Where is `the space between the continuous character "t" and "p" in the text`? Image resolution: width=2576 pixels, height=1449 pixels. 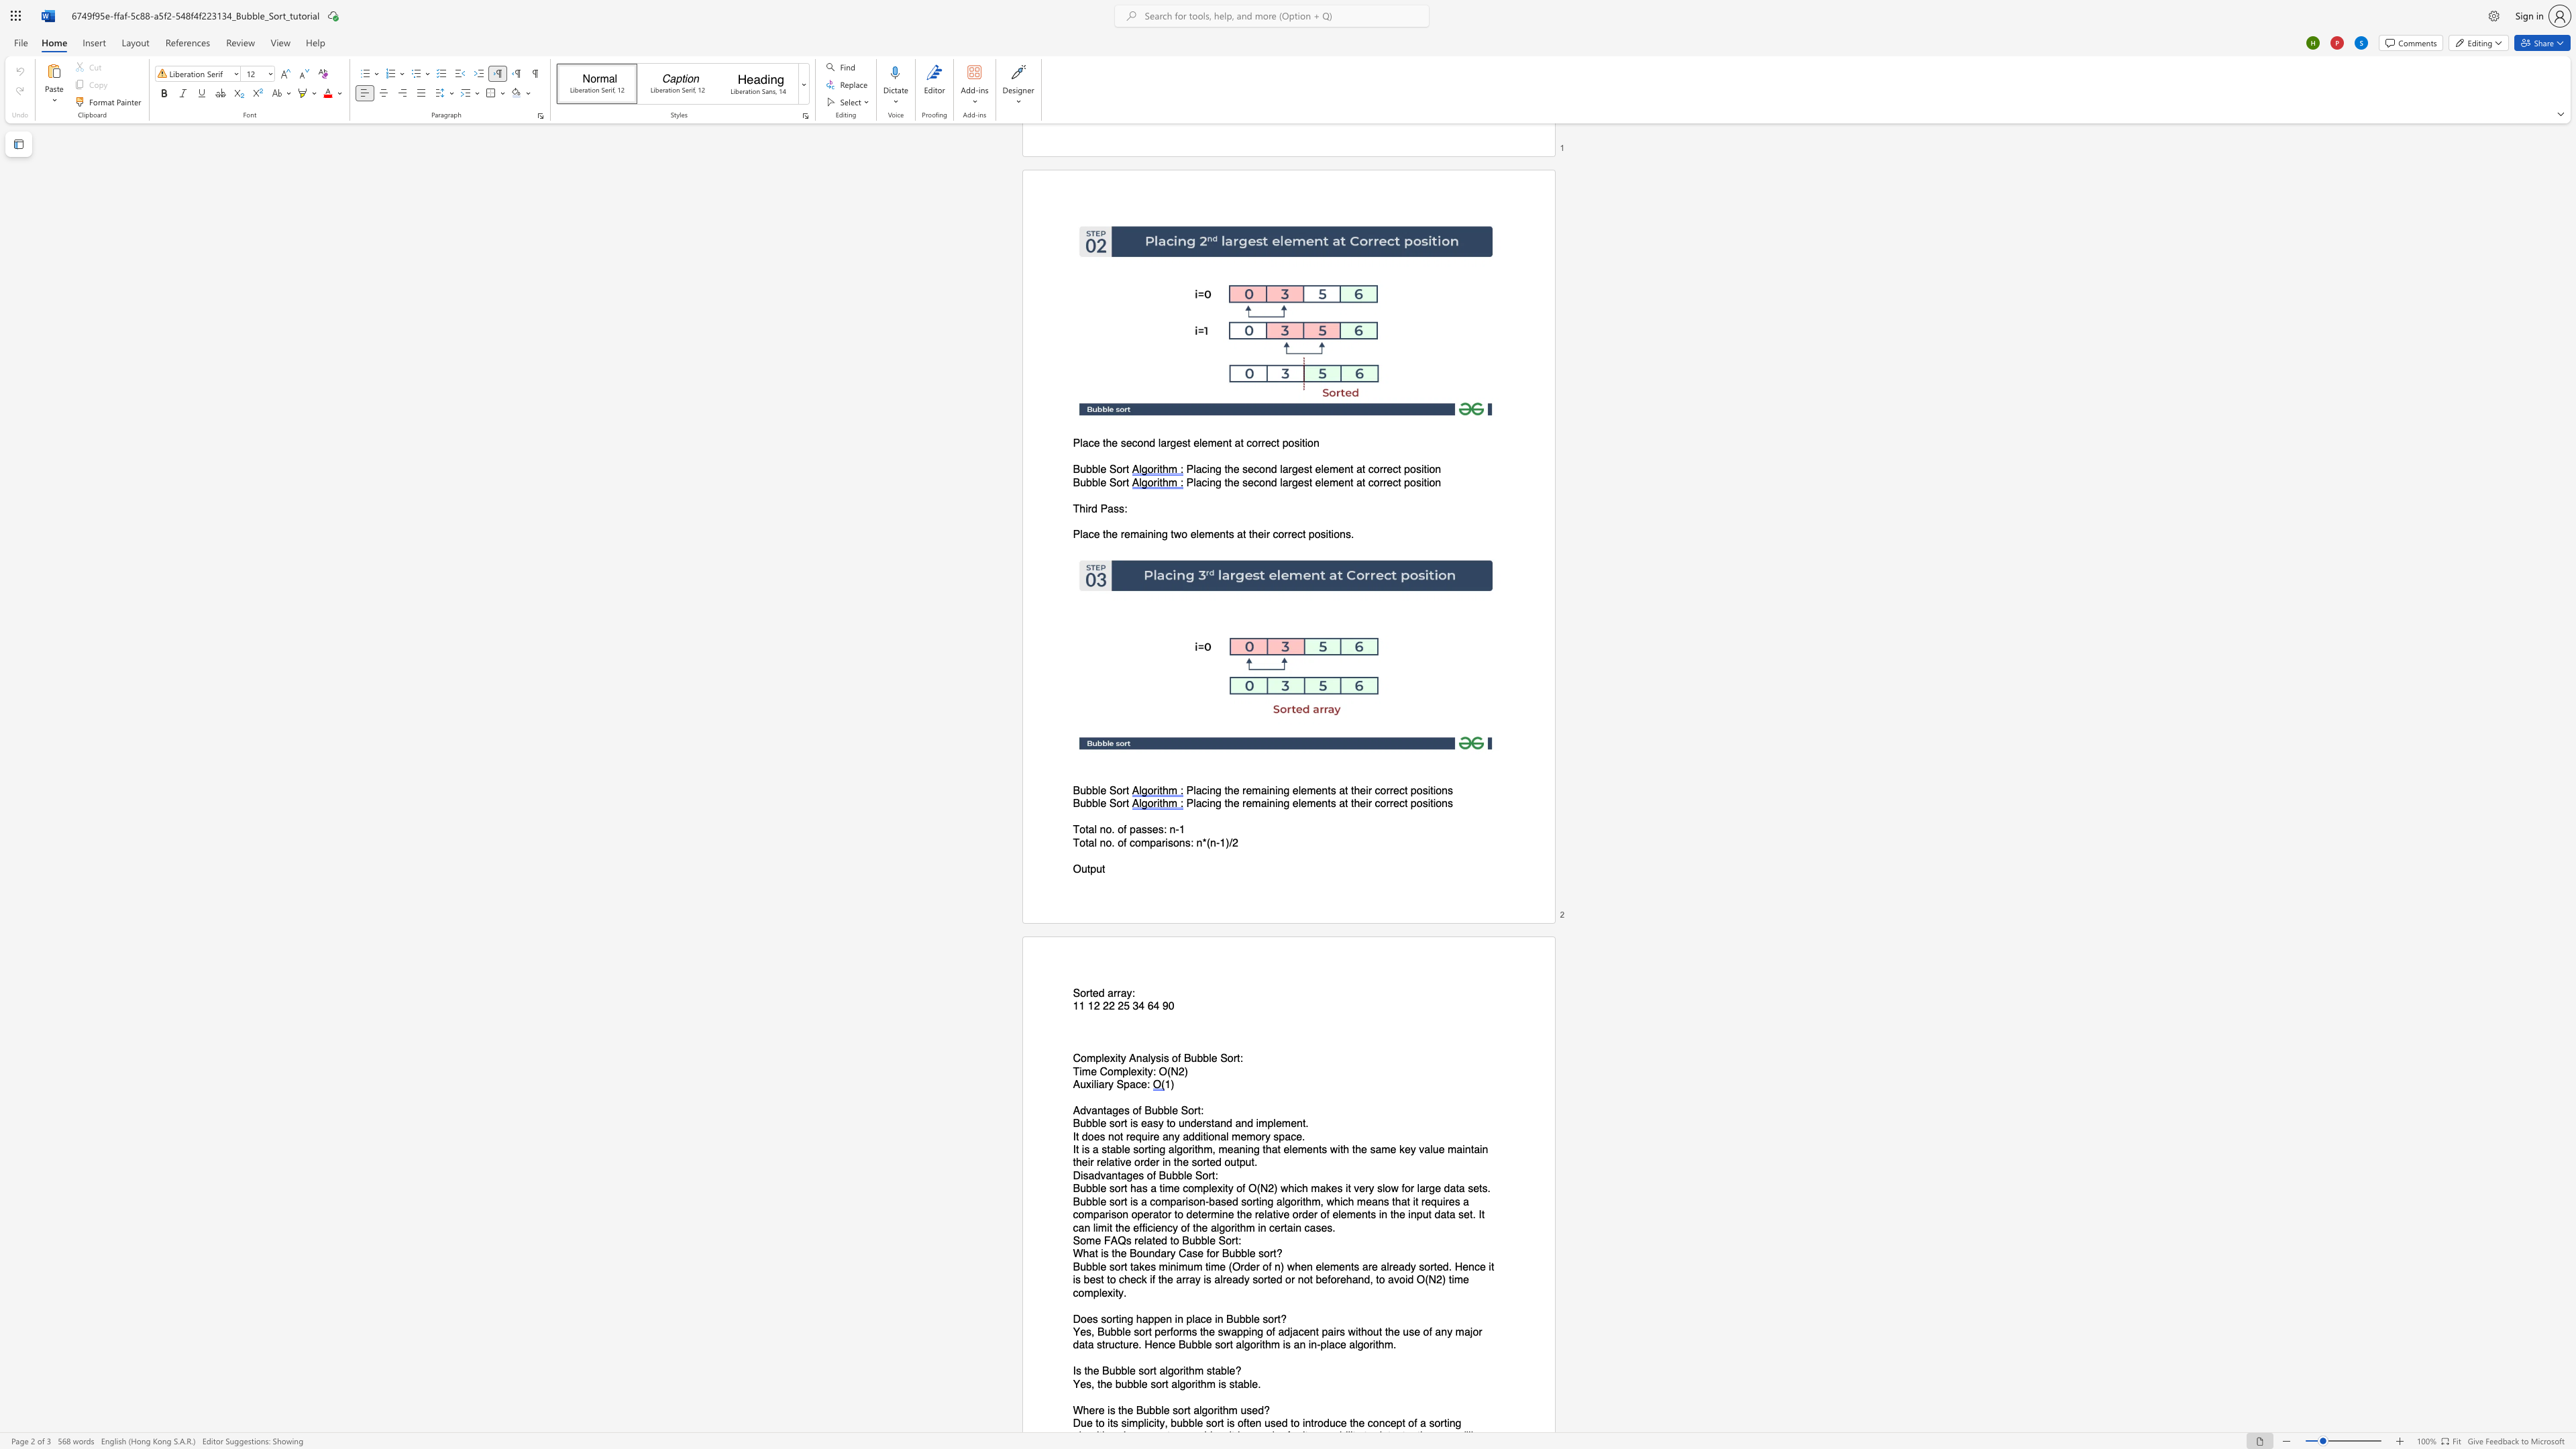
the space between the continuous character "t" and "p" in the text is located at coordinates (1238, 1162).